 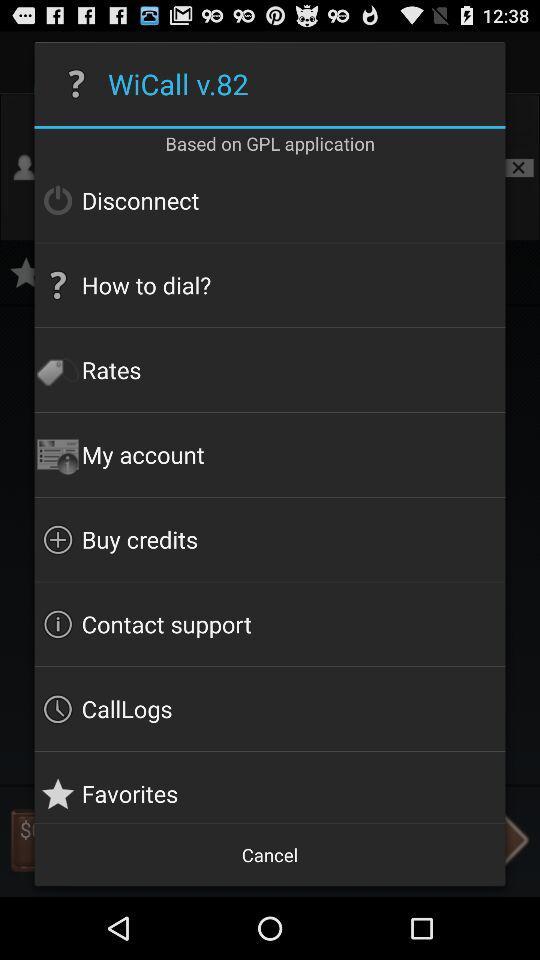 What do you see at coordinates (270, 200) in the screenshot?
I see `disconnect` at bounding box center [270, 200].